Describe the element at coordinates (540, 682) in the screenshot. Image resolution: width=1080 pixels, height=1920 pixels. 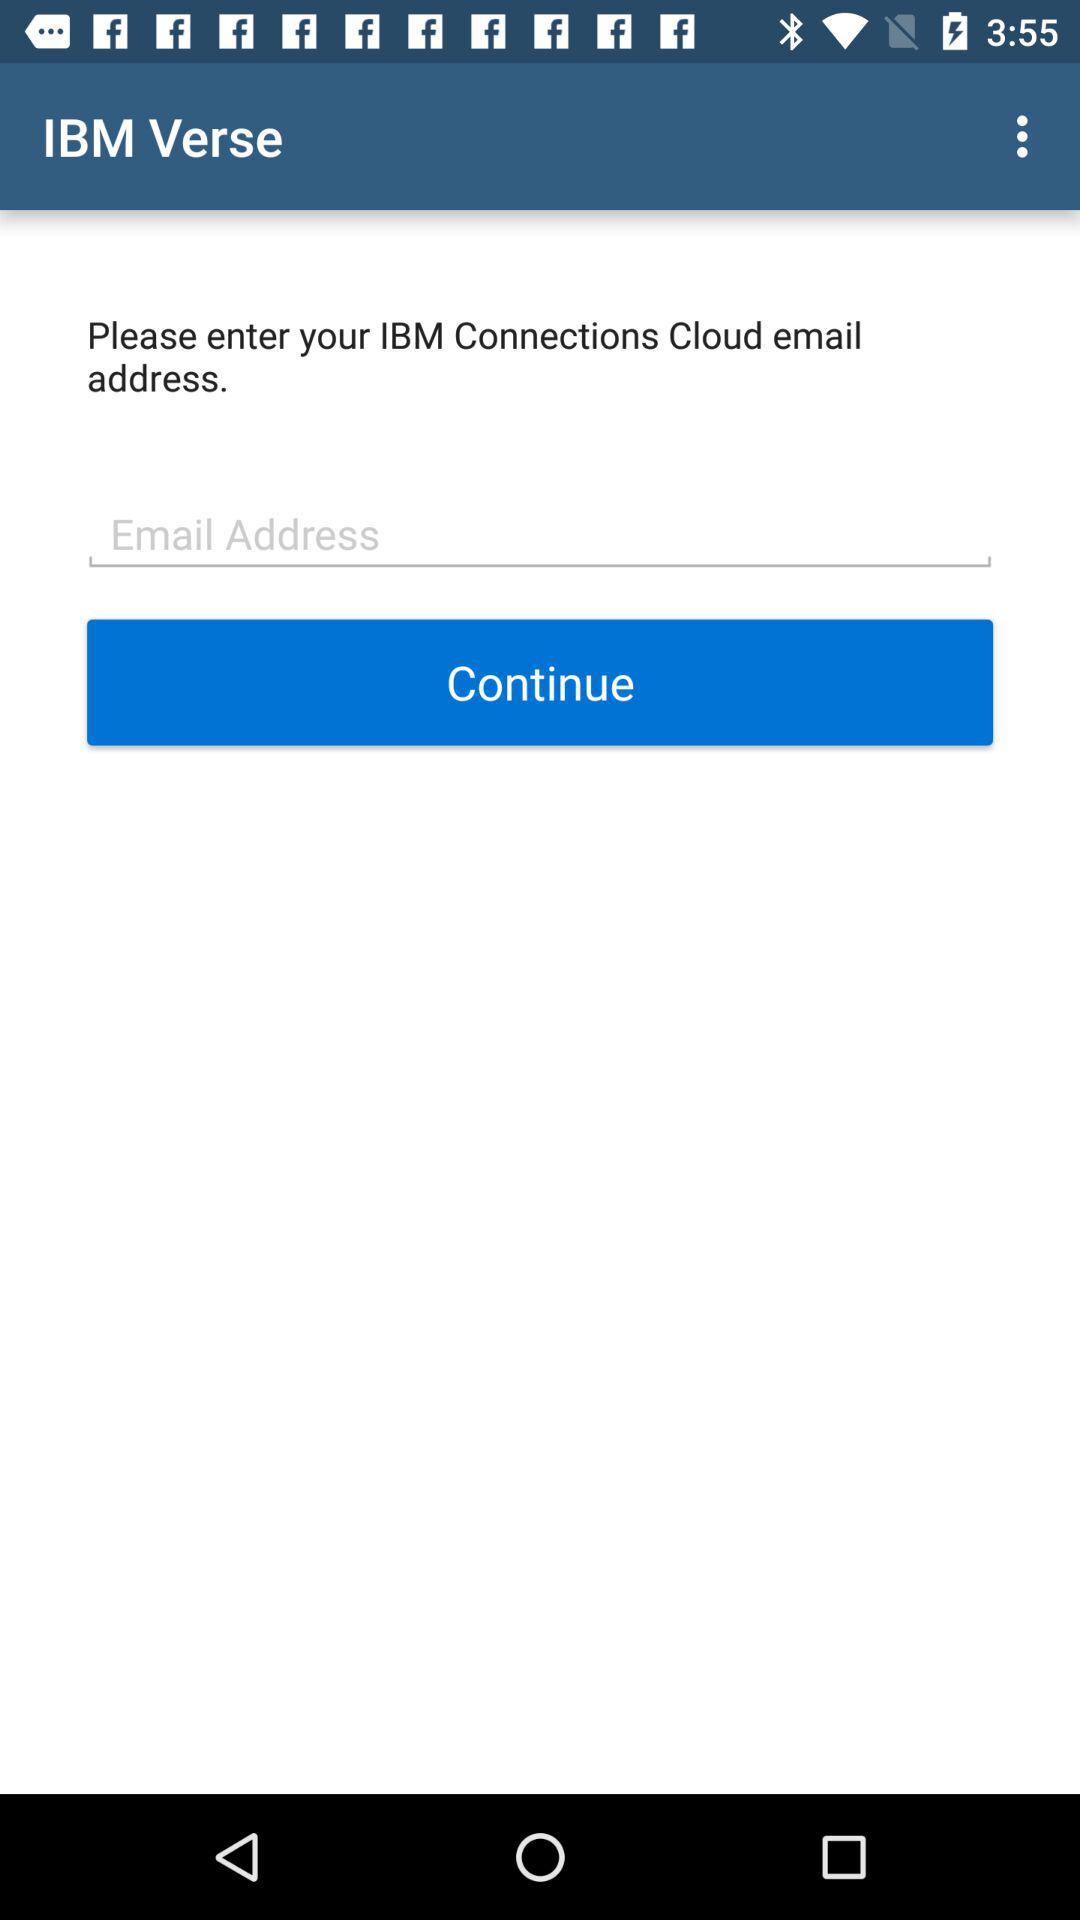
I see `item at the center` at that location.